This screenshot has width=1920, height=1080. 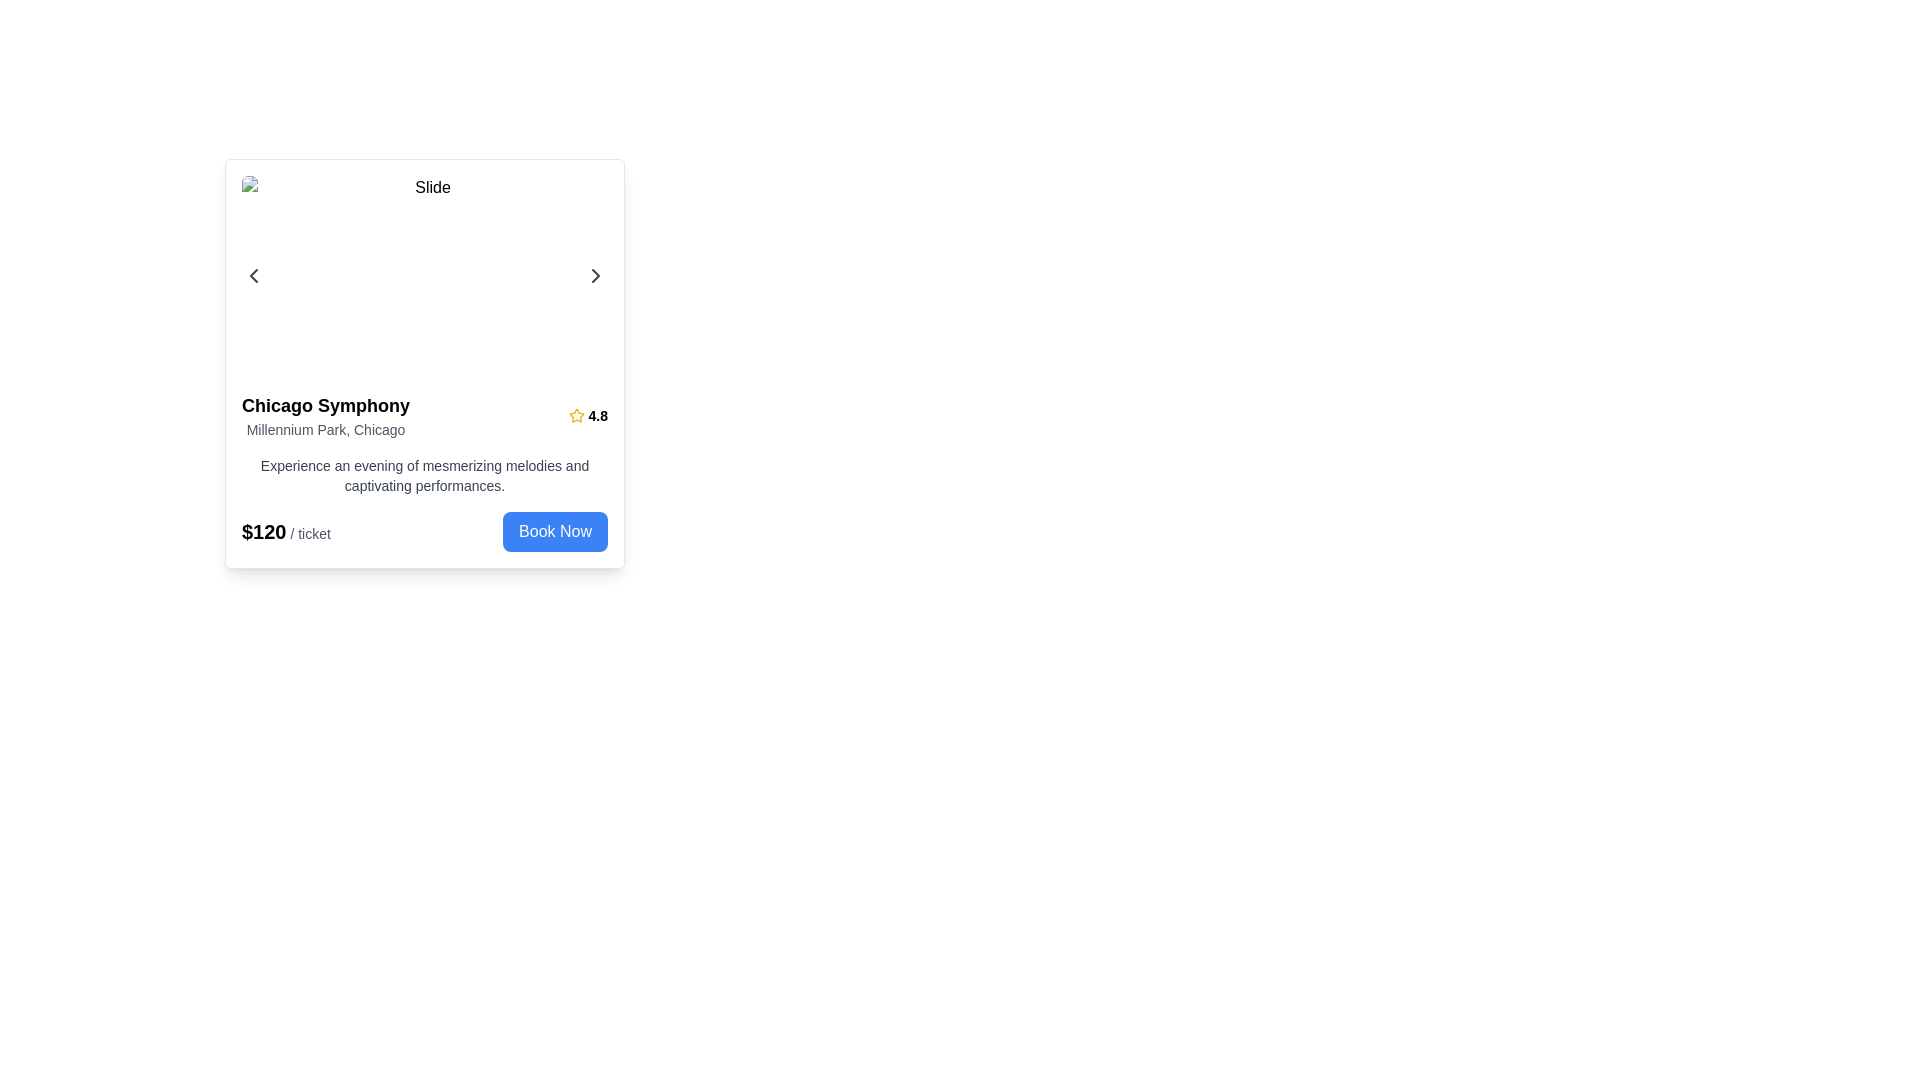 I want to click on price displayed in the text element located below the main descriptive text about the event, which is closely aligned to the left side and precedes the text '/ ticket', so click(x=263, y=531).